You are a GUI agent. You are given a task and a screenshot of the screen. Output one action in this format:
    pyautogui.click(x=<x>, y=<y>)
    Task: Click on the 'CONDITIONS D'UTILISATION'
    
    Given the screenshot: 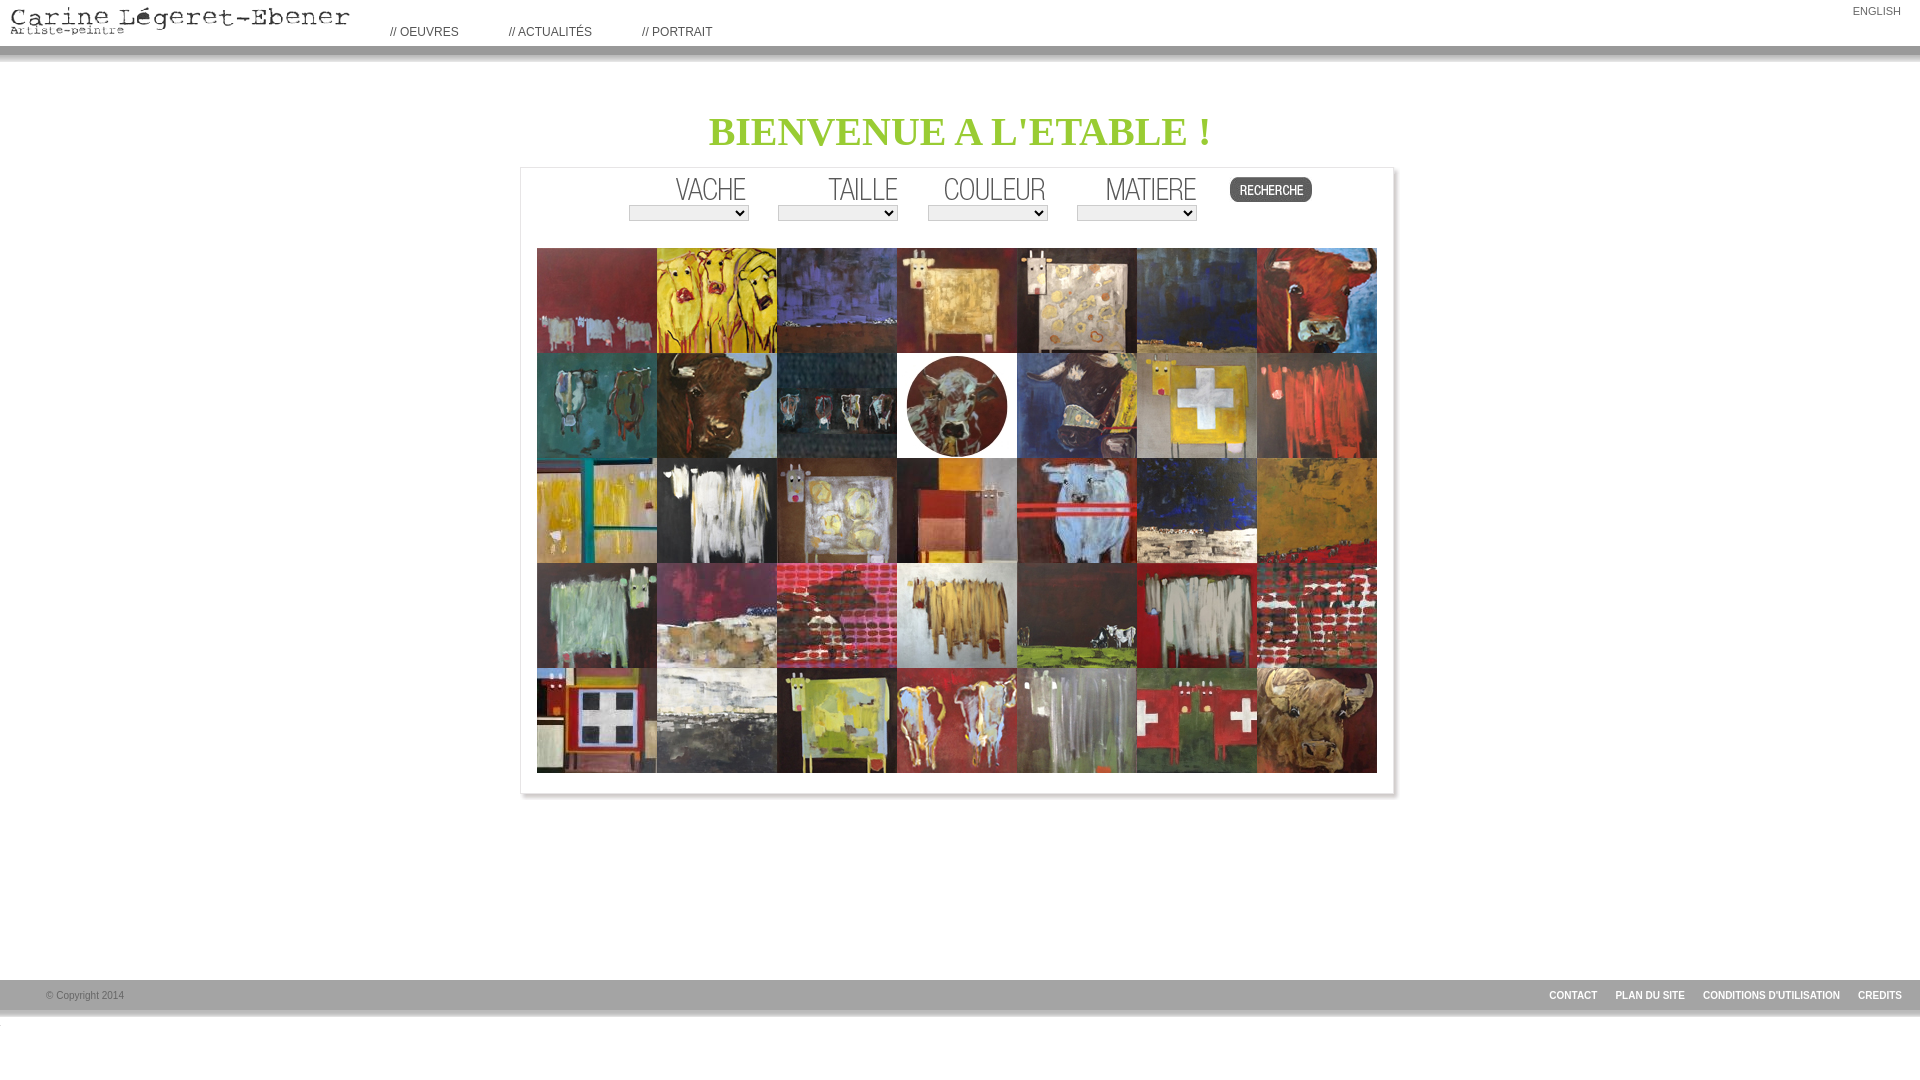 What is the action you would take?
    pyautogui.click(x=1702, y=995)
    